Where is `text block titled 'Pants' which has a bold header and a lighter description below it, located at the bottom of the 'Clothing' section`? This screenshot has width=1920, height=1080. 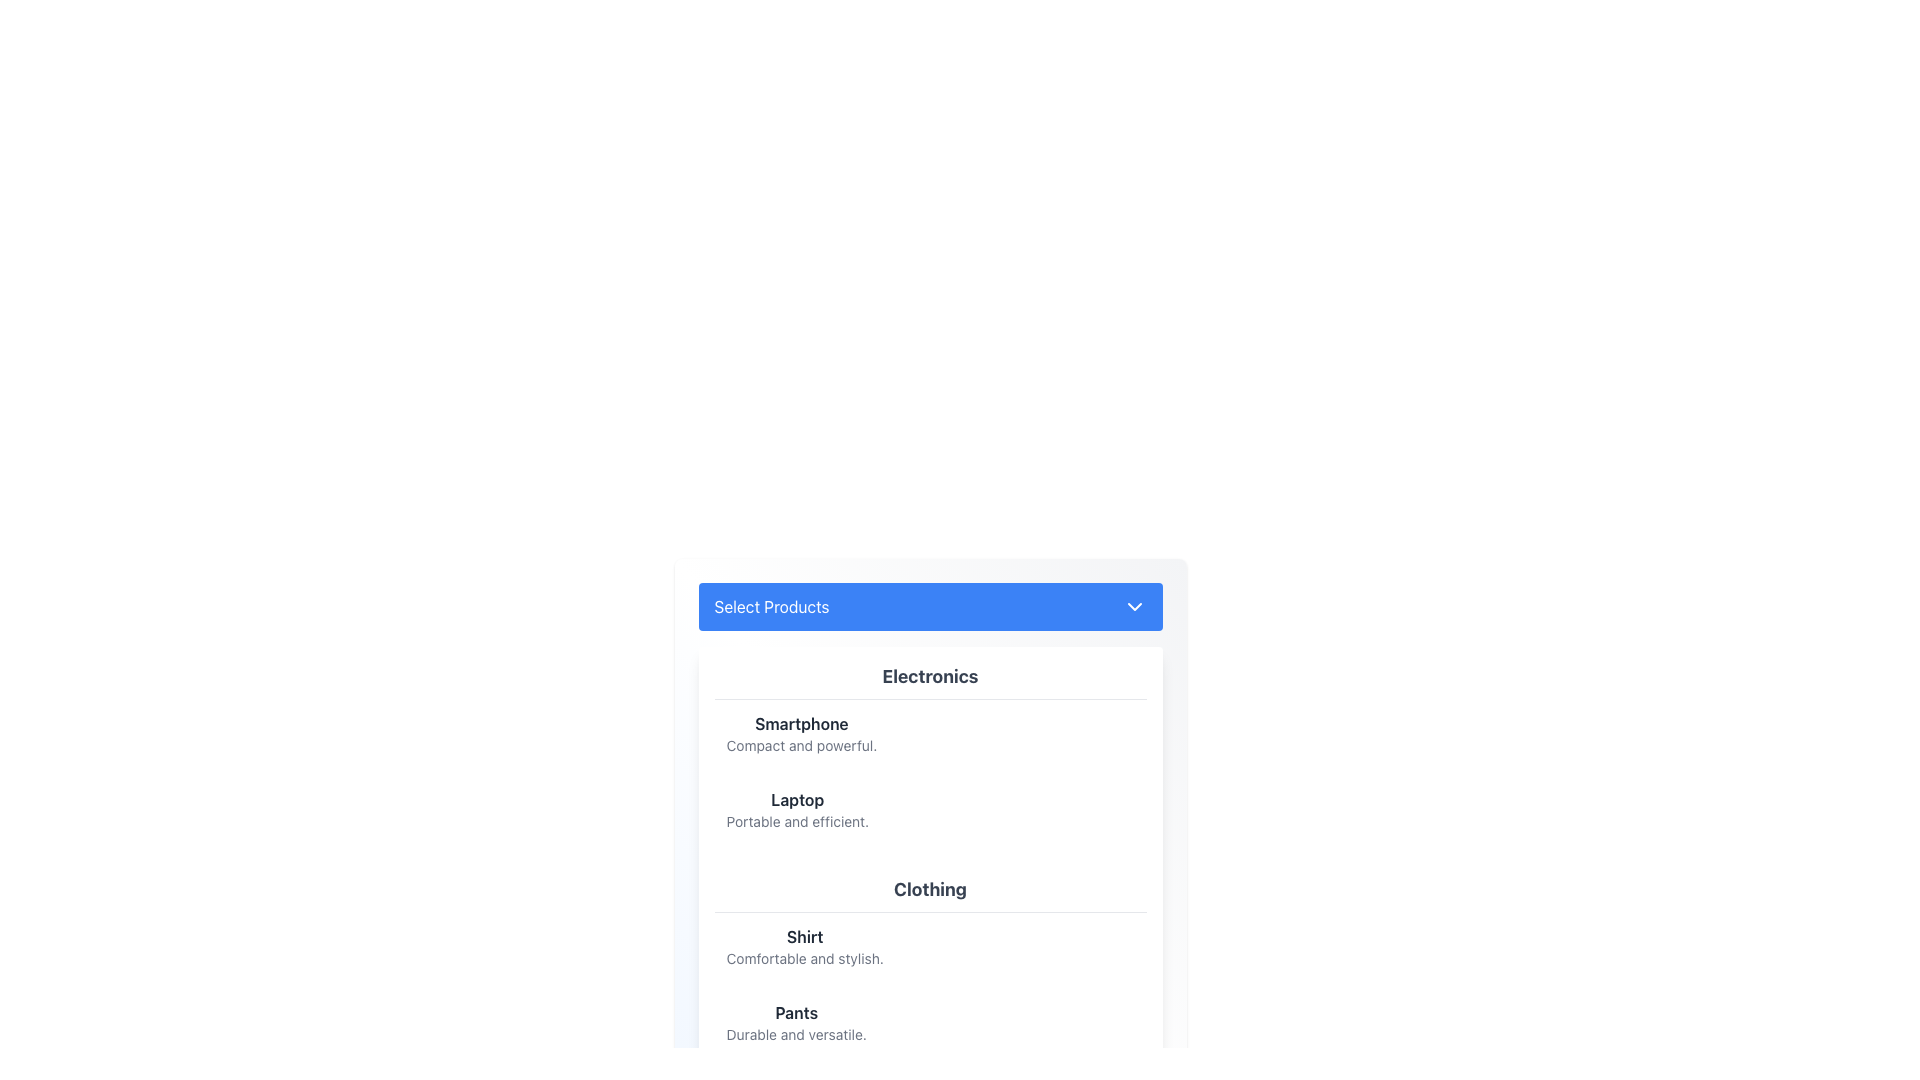 text block titled 'Pants' which has a bold header and a lighter description below it, located at the bottom of the 'Clothing' section is located at coordinates (795, 1022).